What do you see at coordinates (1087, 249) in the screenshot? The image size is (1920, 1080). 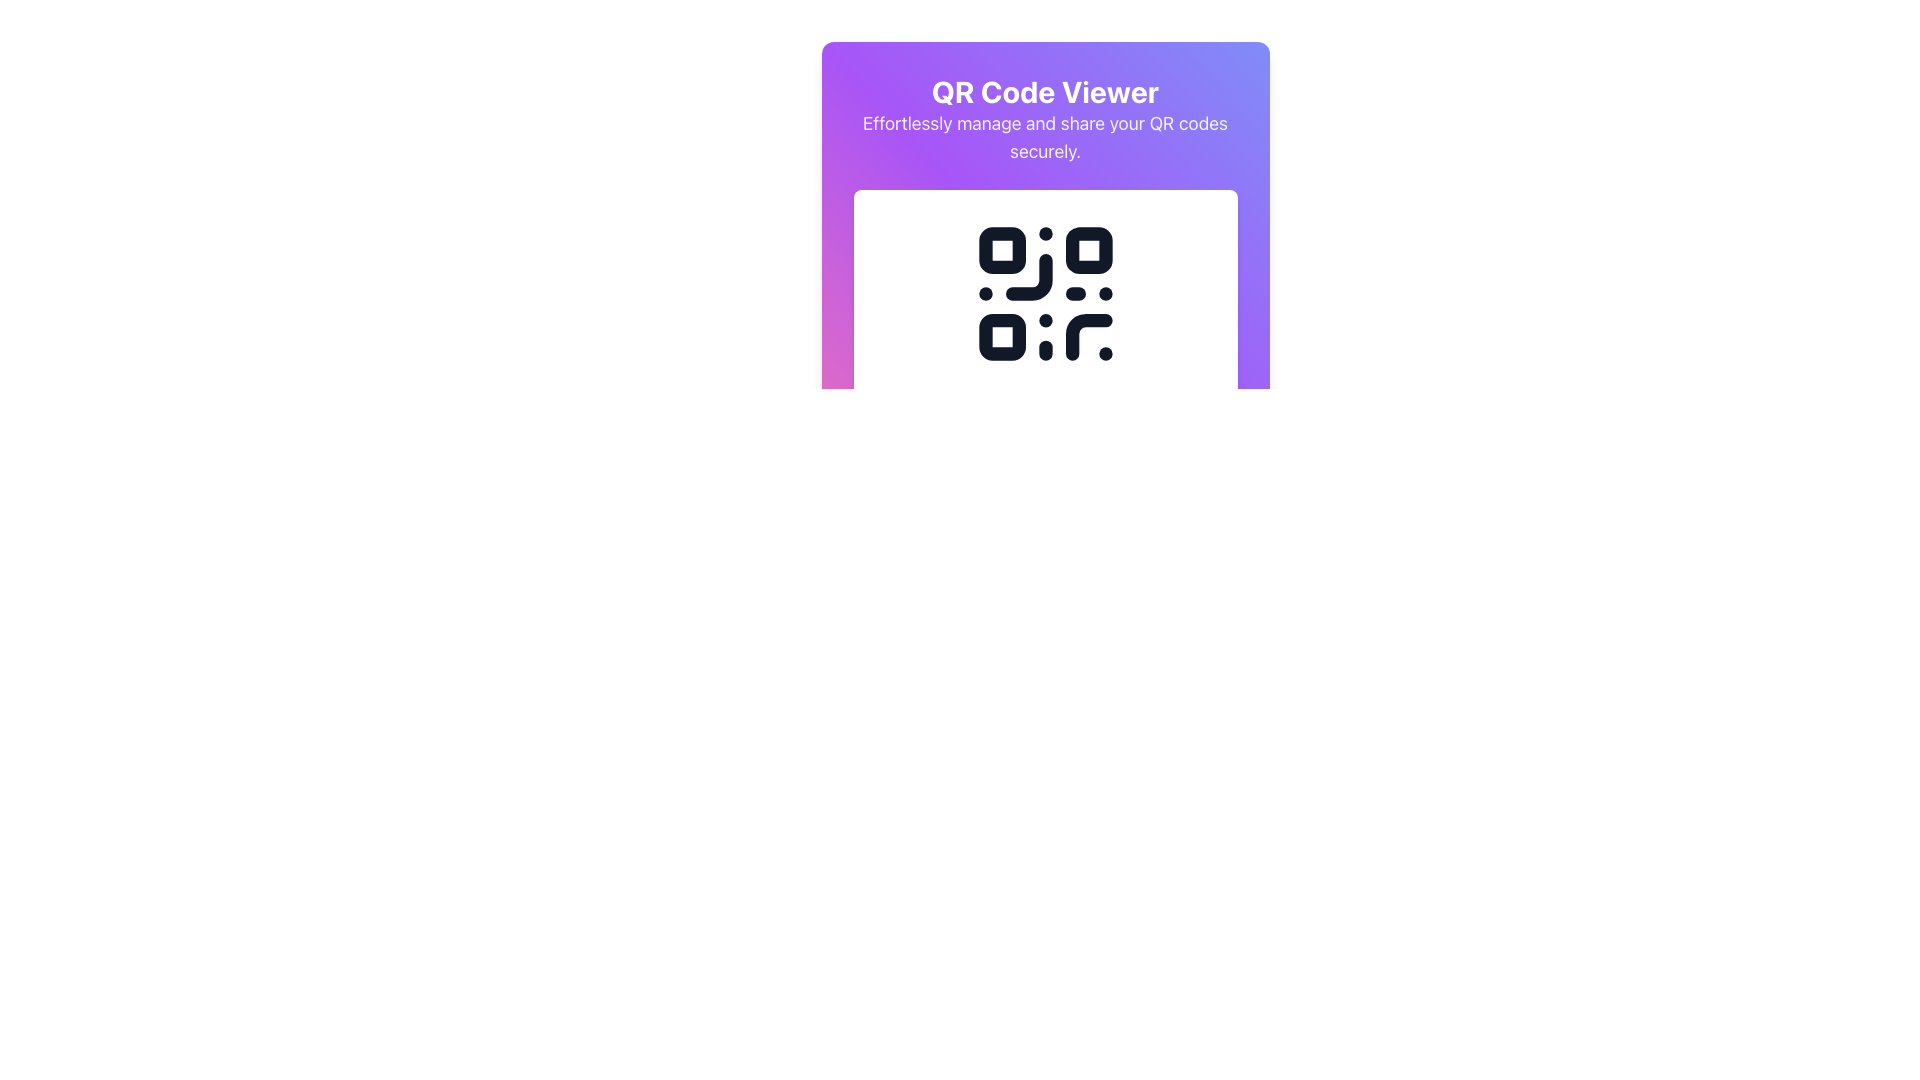 I see `the decorative component of the QR code, which is a small square with rounded corners displayed in white on a dark background, located in the top-right corner of the QR code pattern` at bounding box center [1087, 249].